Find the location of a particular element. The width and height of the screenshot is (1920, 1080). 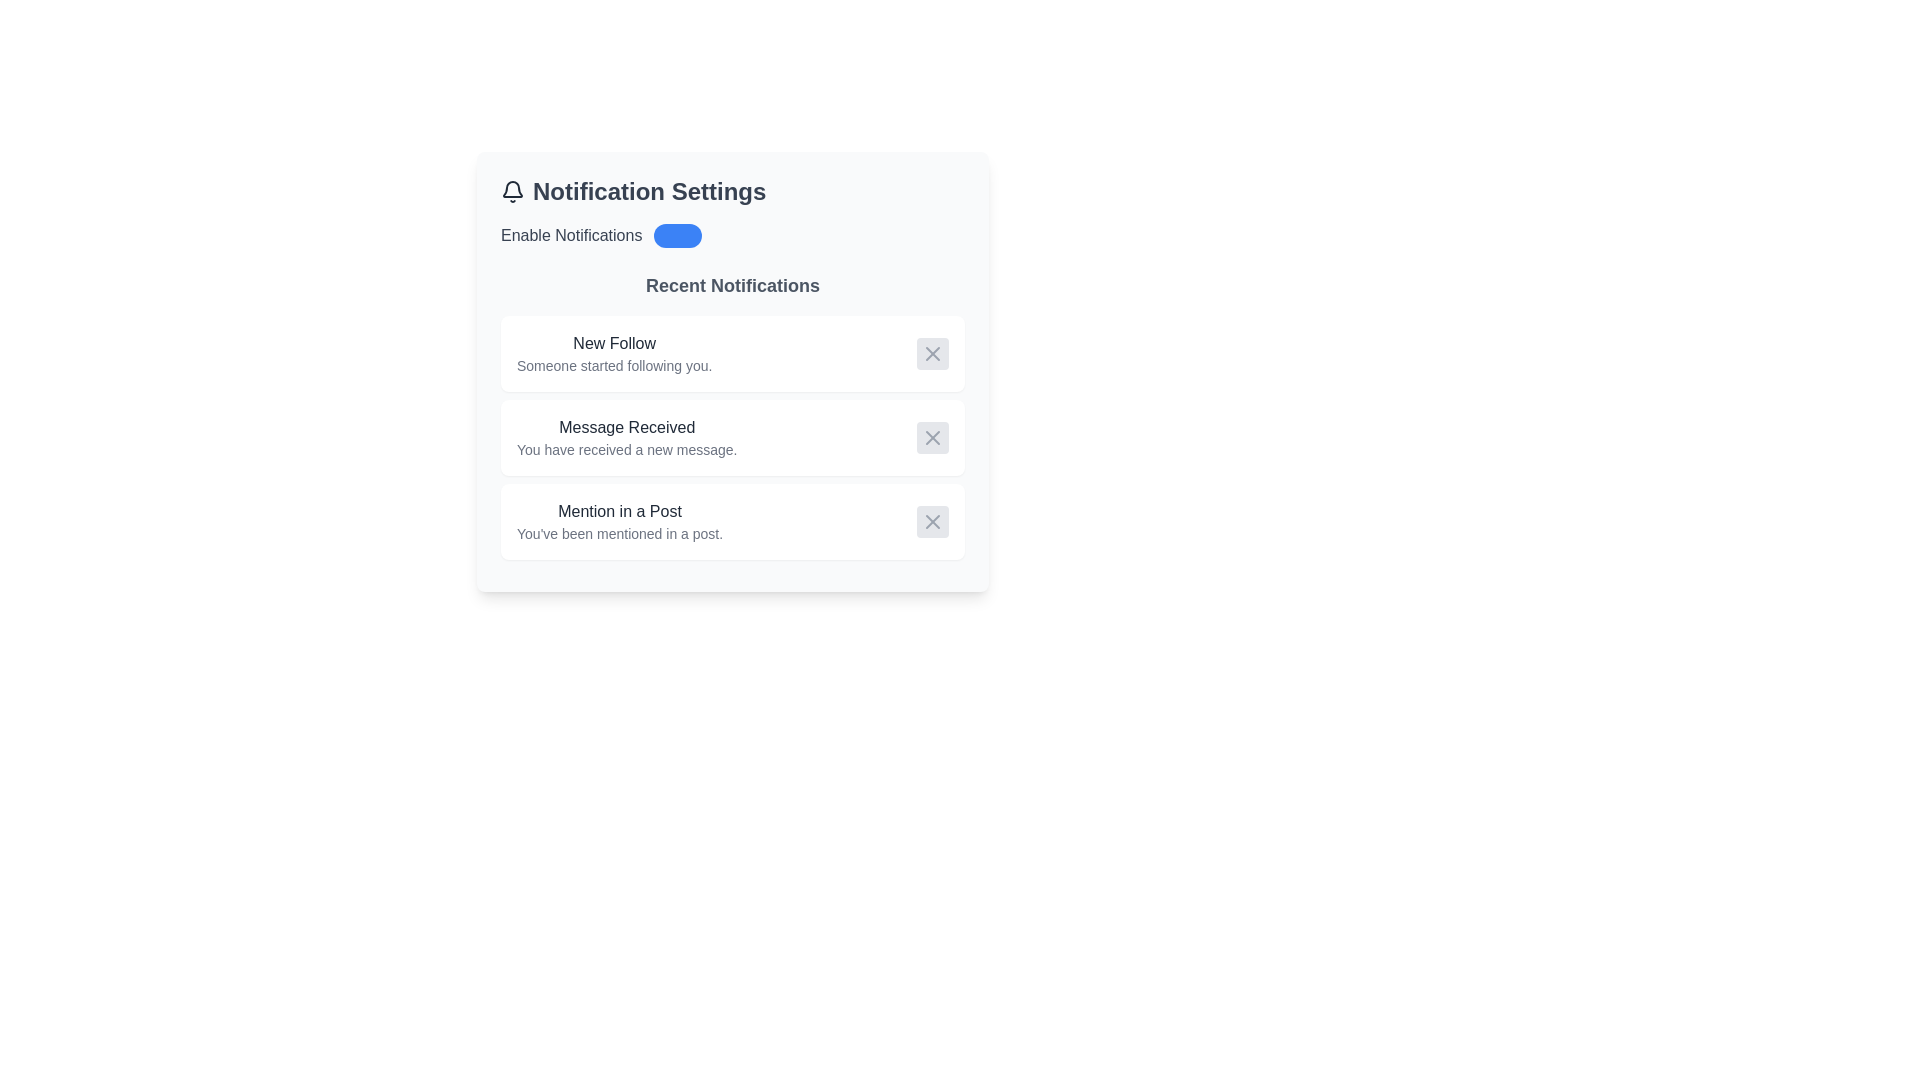

the current state of the Toggle switch for notifications, which is located below the 'Notification Settings' title and above the 'Recent Notifications' section is located at coordinates (732, 234).